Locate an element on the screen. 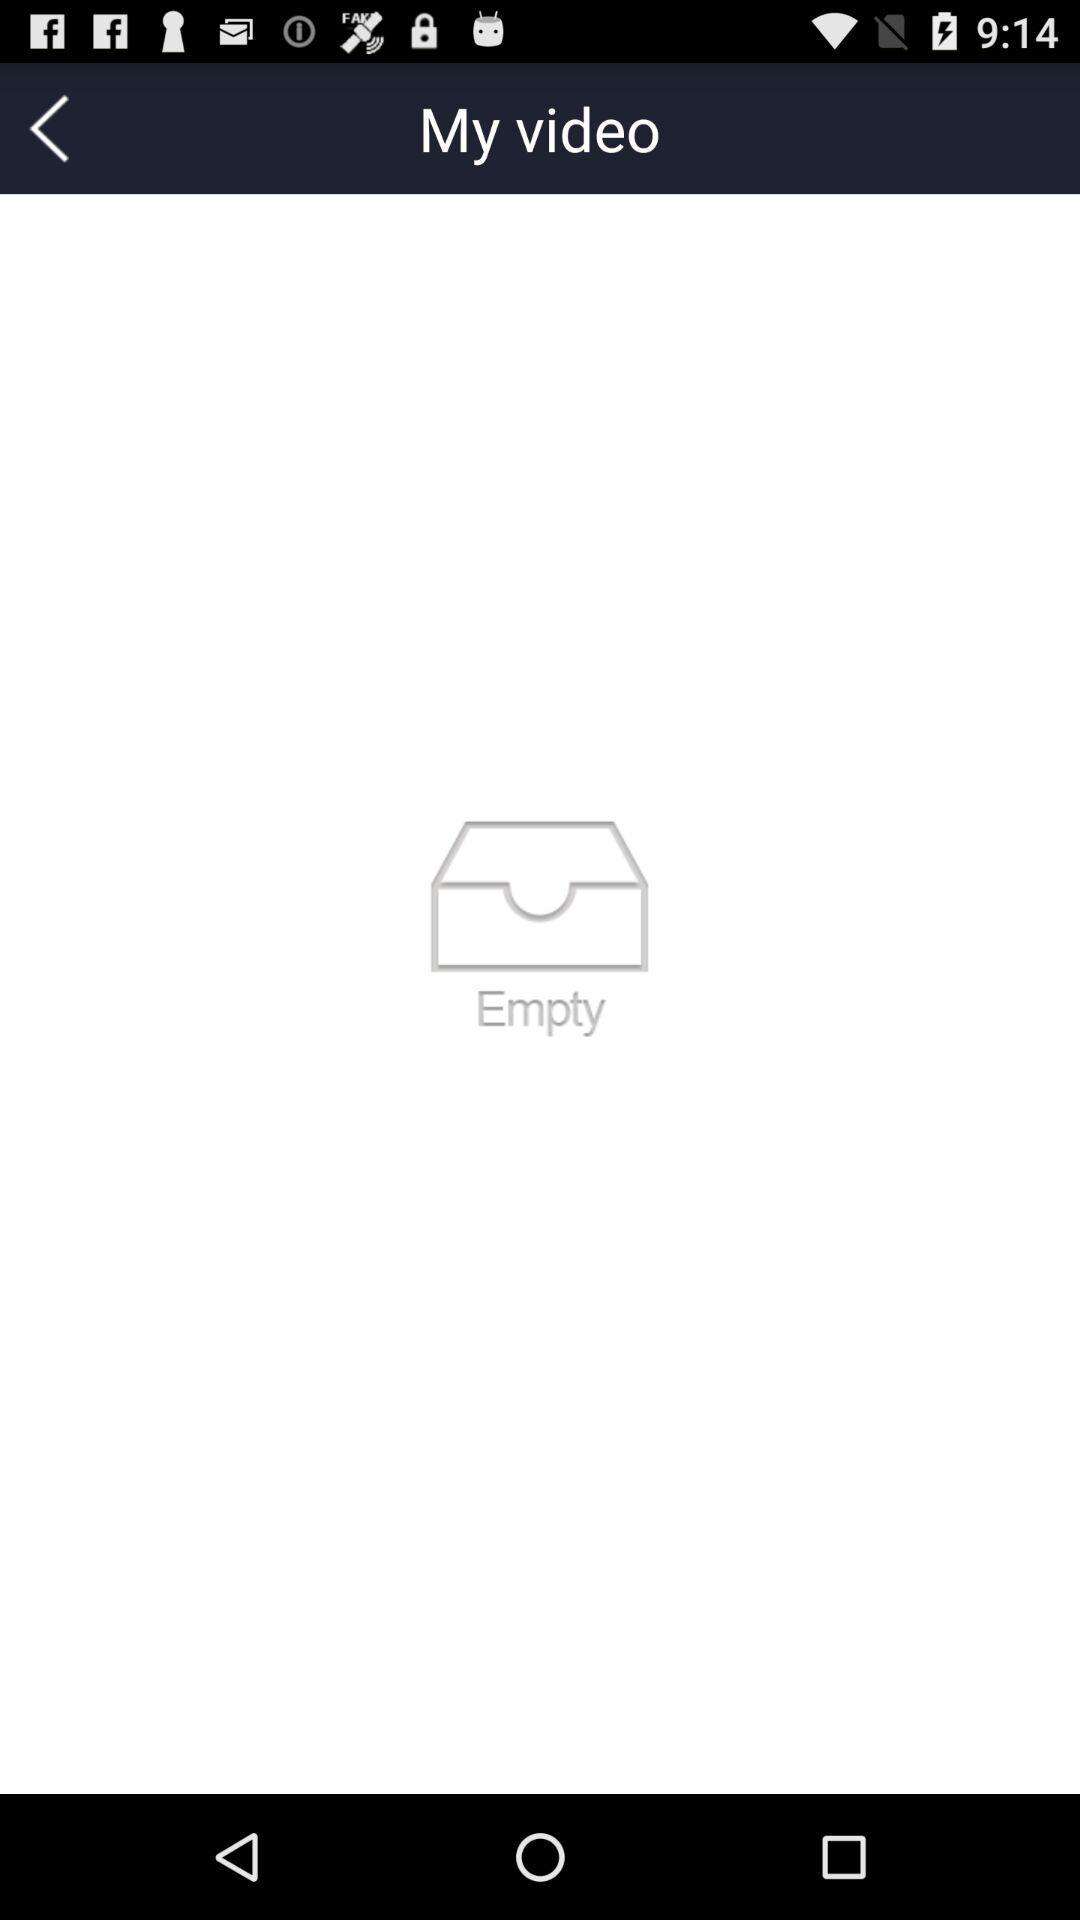 Image resolution: width=1080 pixels, height=1920 pixels. the icon at the top left corner is located at coordinates (48, 127).